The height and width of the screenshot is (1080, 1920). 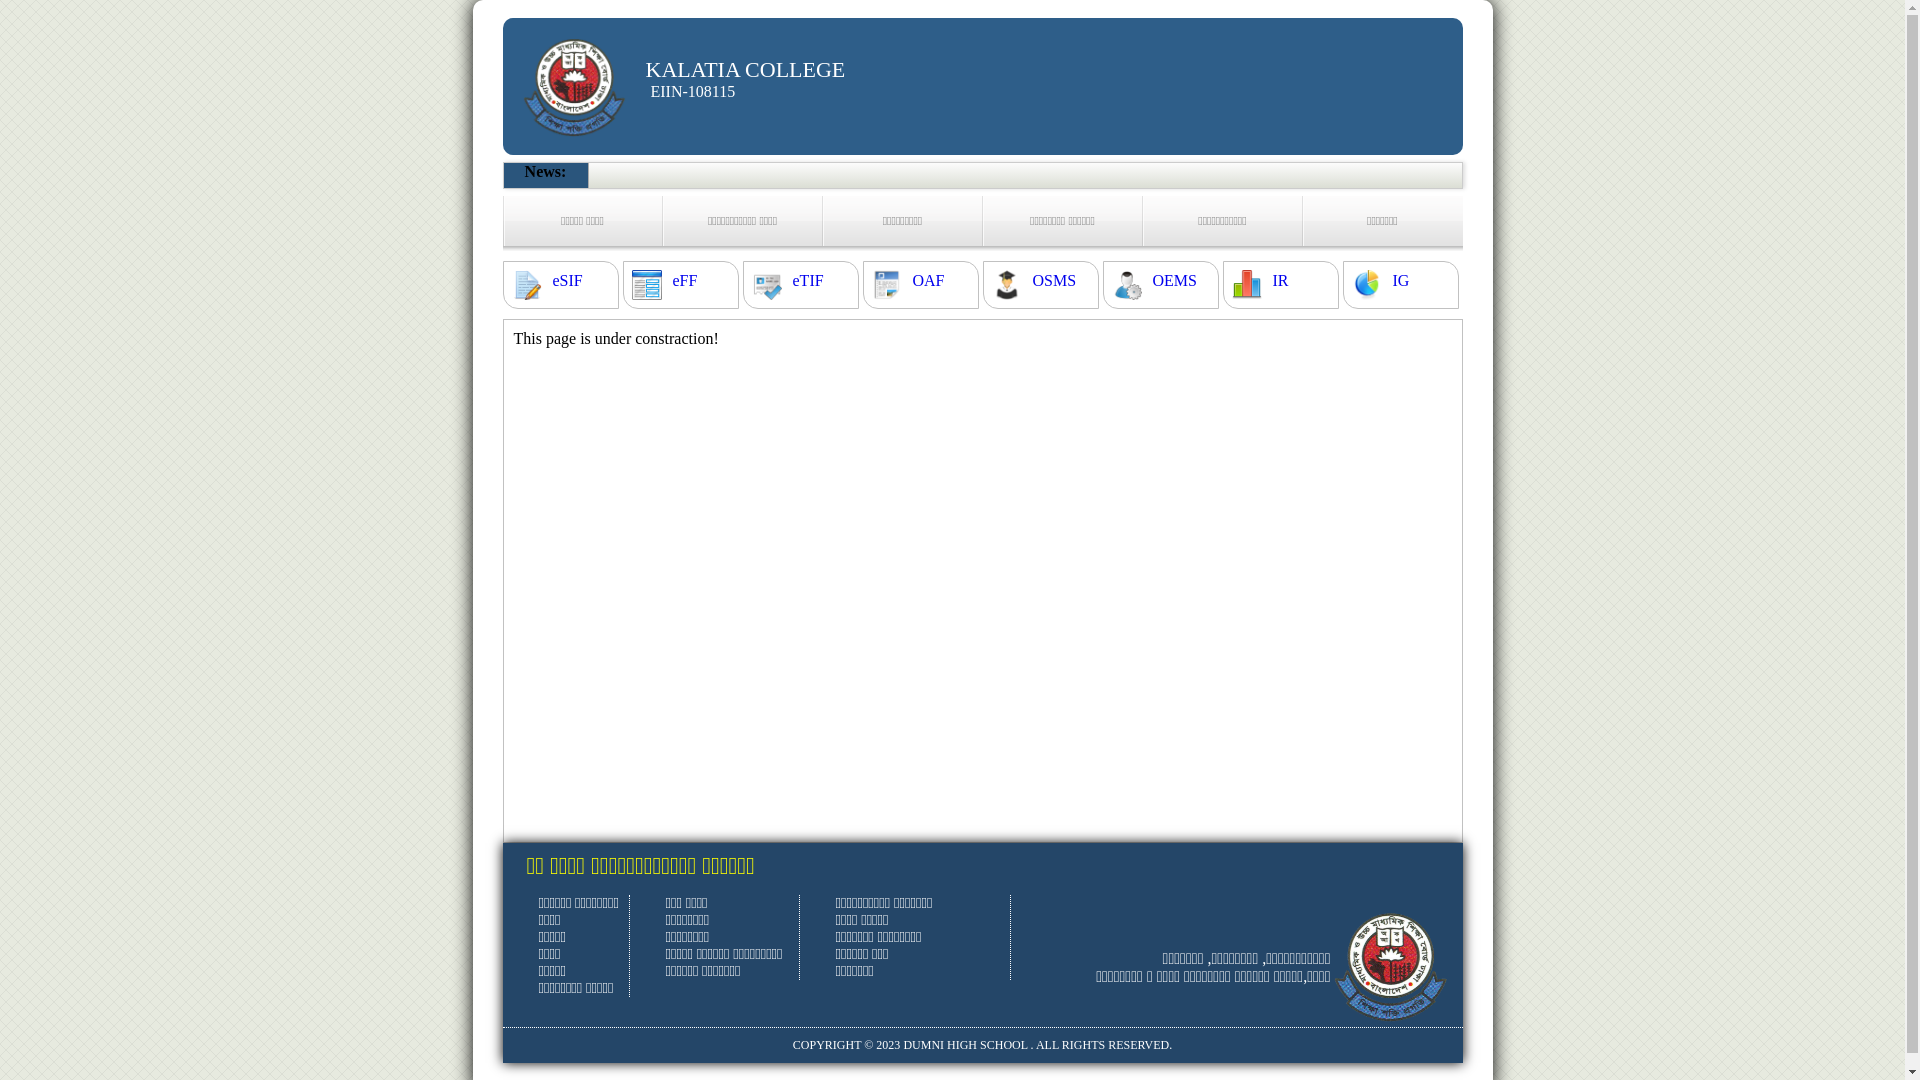 I want to click on 'OEMS', so click(x=1174, y=281).